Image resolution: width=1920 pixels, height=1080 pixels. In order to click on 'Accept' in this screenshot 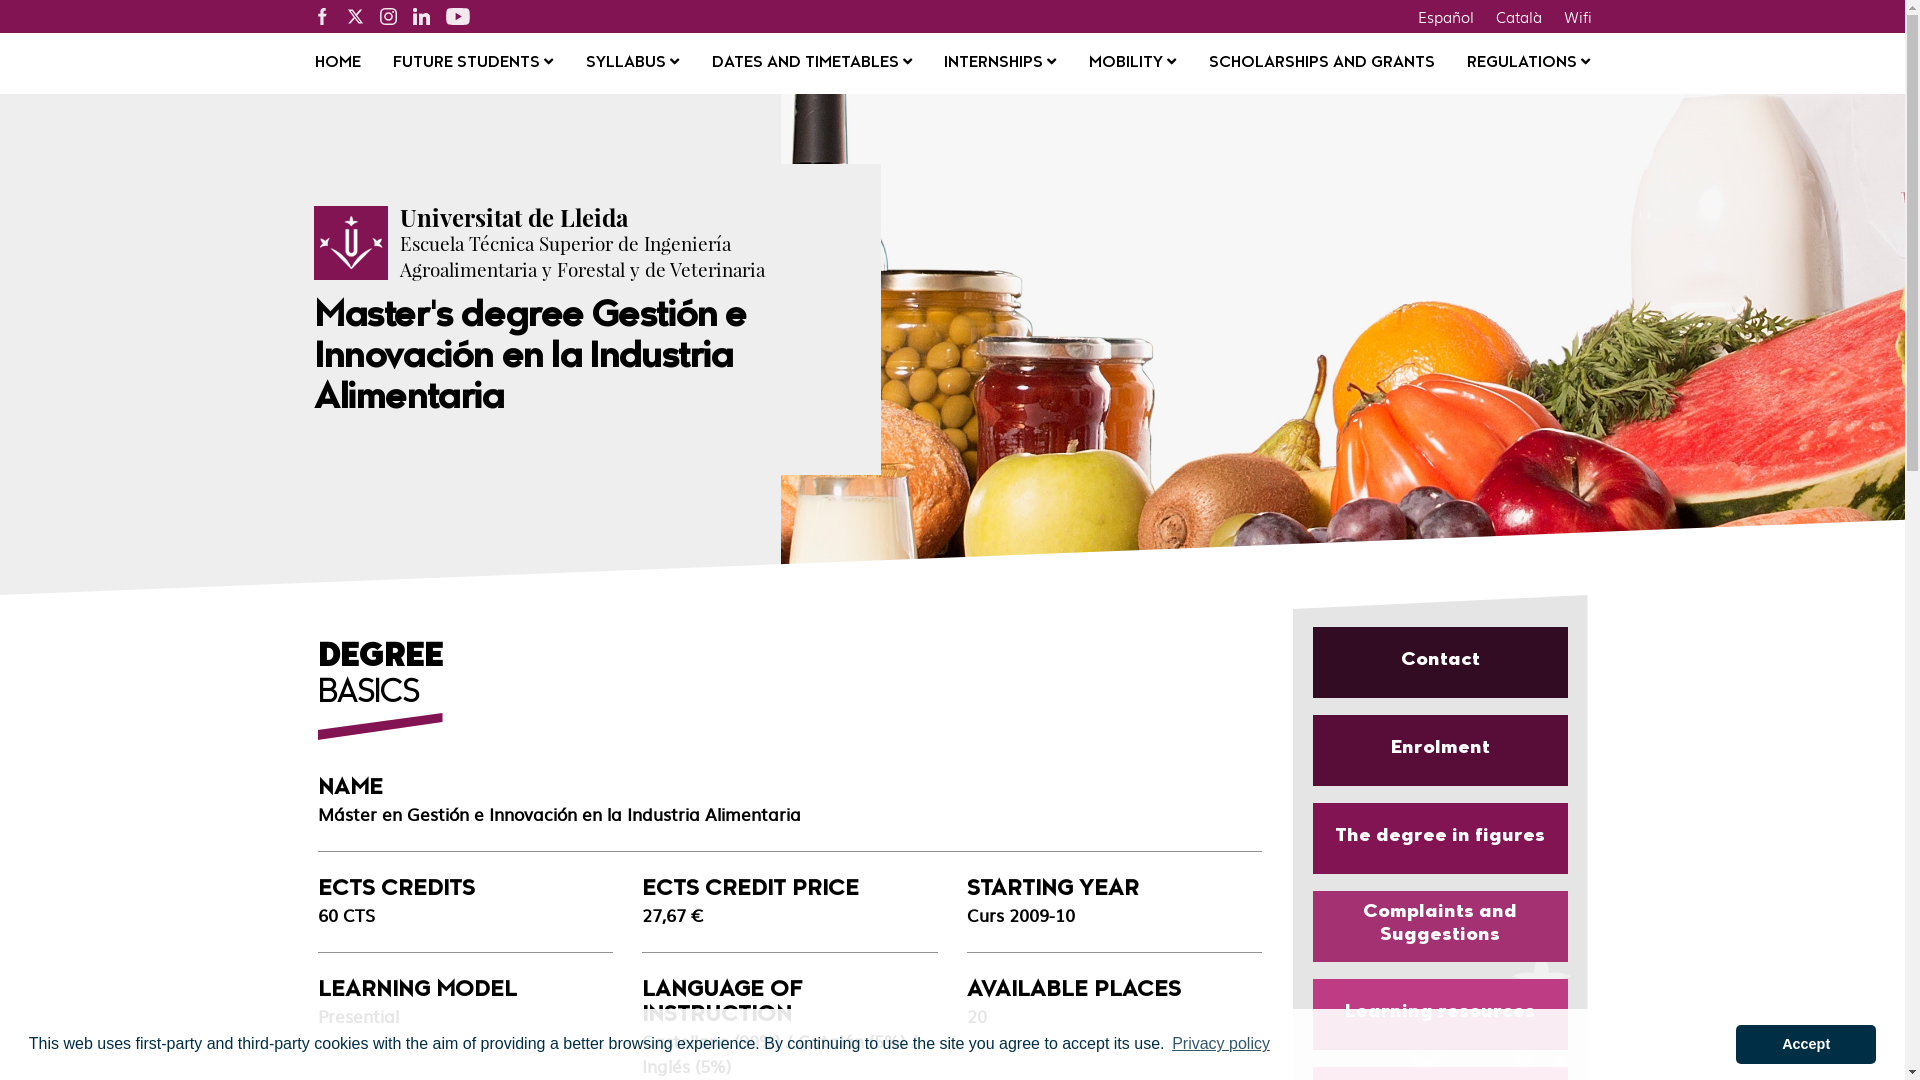, I will do `click(1805, 1043)`.